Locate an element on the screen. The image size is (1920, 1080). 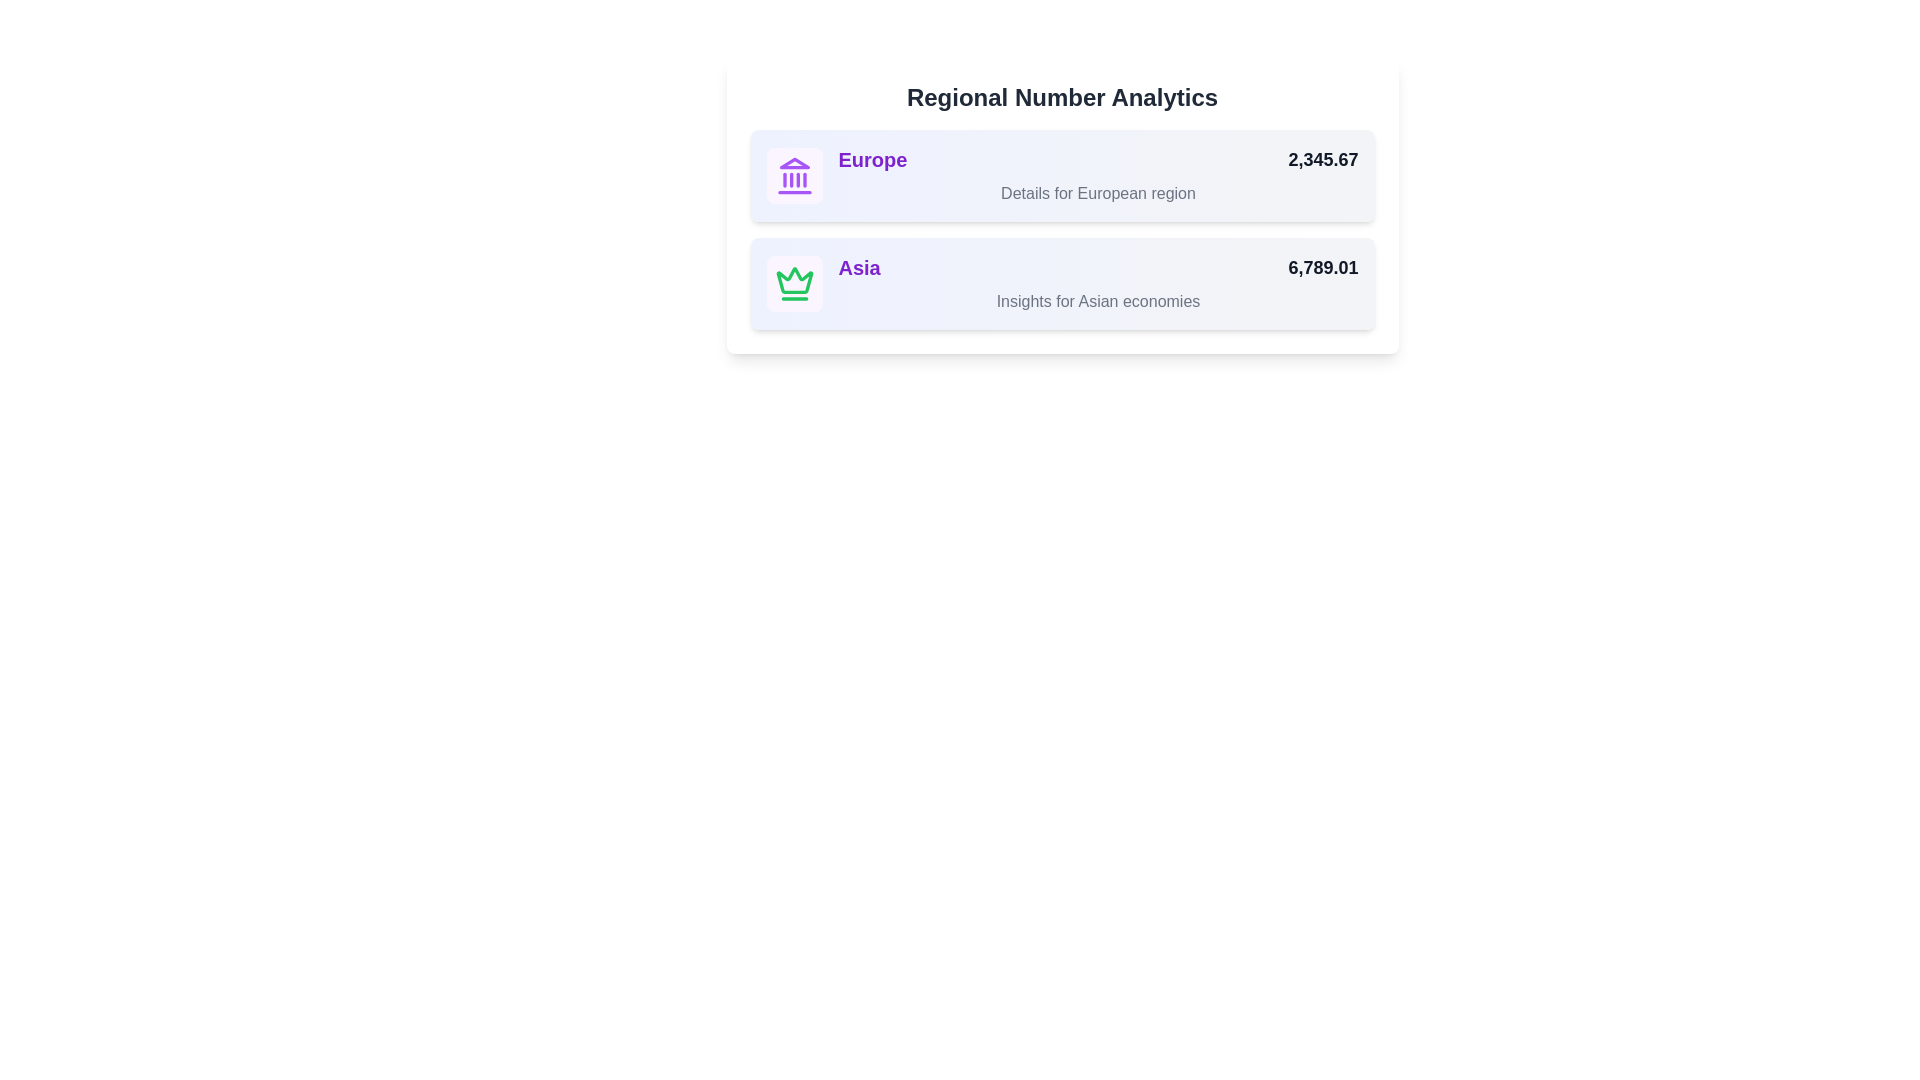
text label identifying the region 'Europe' located in the first card of a vertical list, positioned between an icon and a numeric value ('2,345.67') is located at coordinates (873, 158).